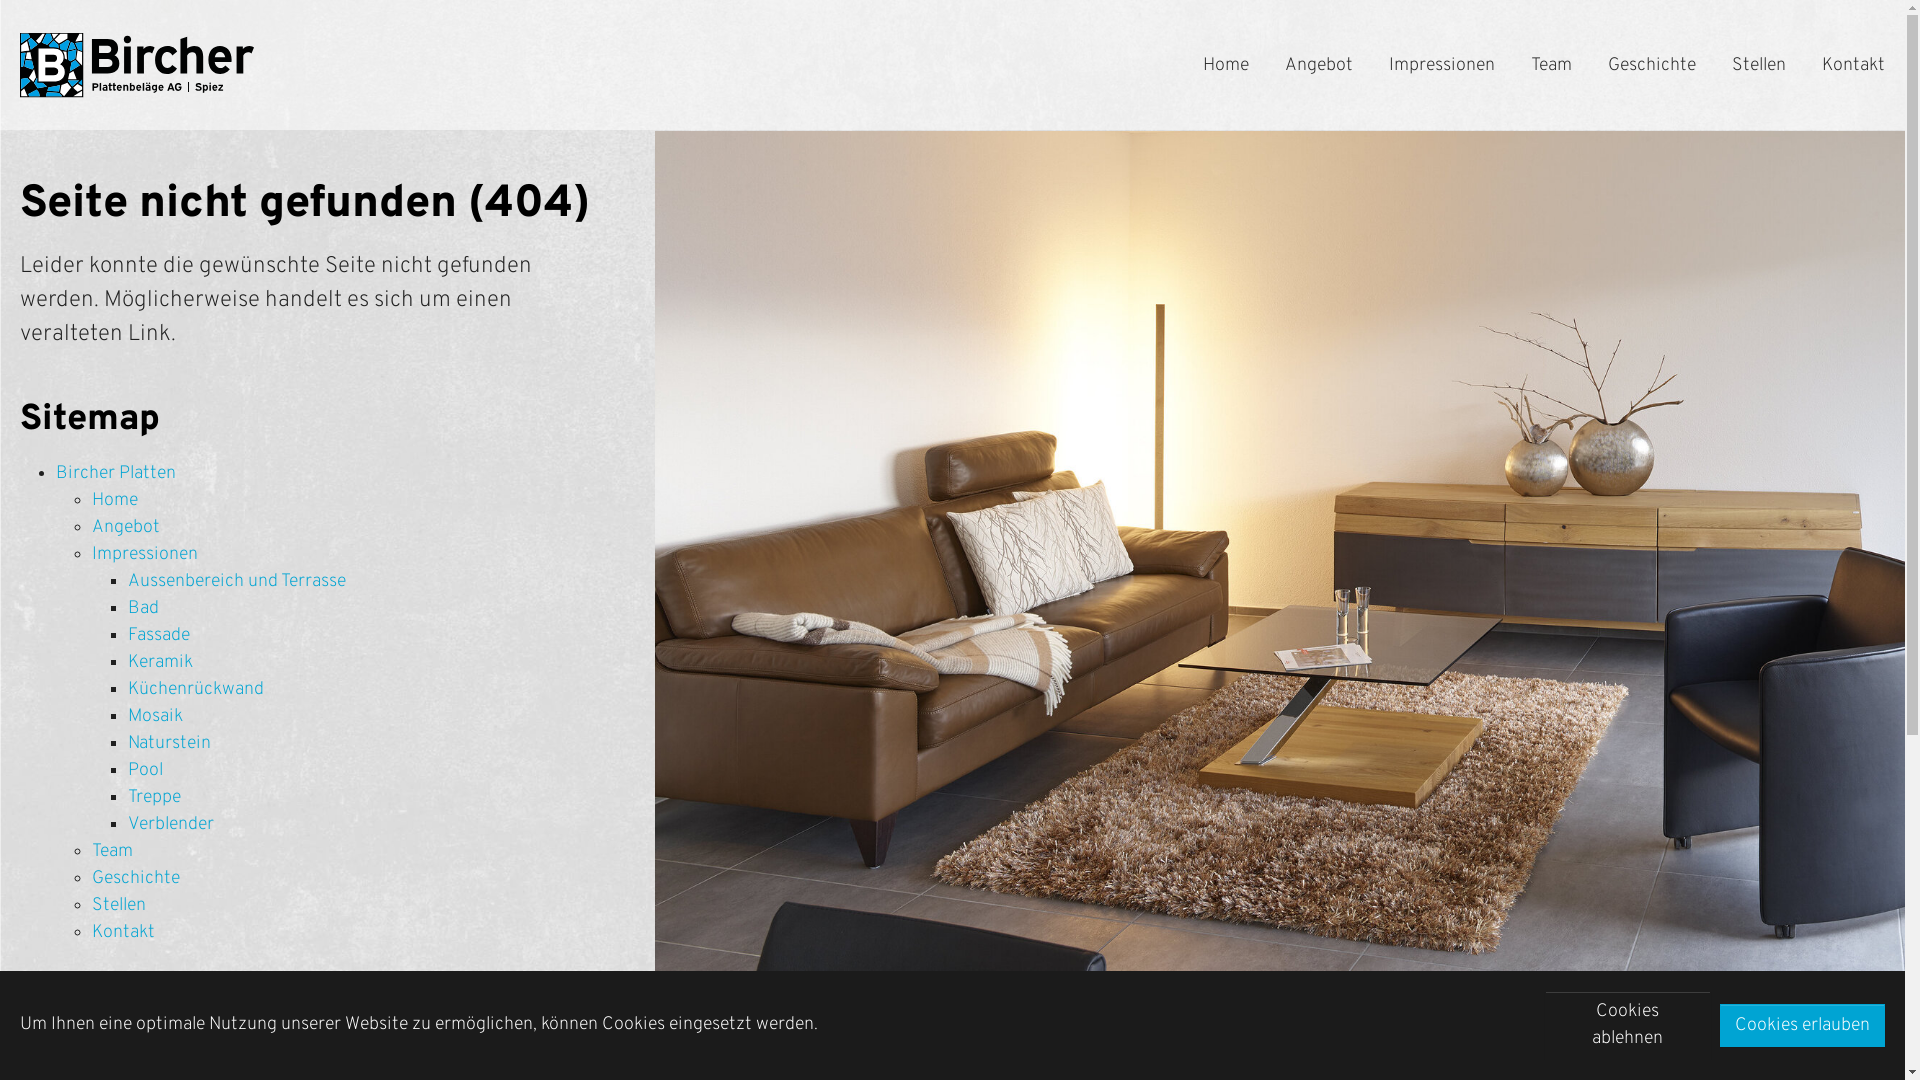  What do you see at coordinates (171, 824) in the screenshot?
I see `'Verblender'` at bounding box center [171, 824].